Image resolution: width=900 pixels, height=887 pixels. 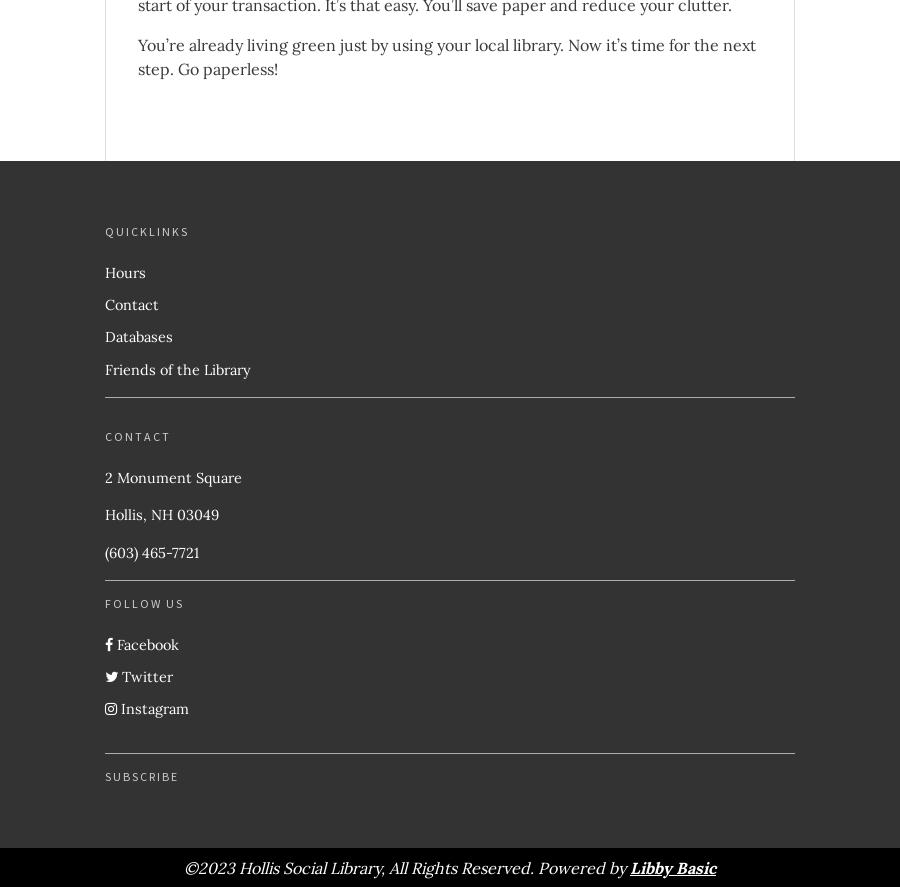 I want to click on 'Follow Us', so click(x=144, y=603).